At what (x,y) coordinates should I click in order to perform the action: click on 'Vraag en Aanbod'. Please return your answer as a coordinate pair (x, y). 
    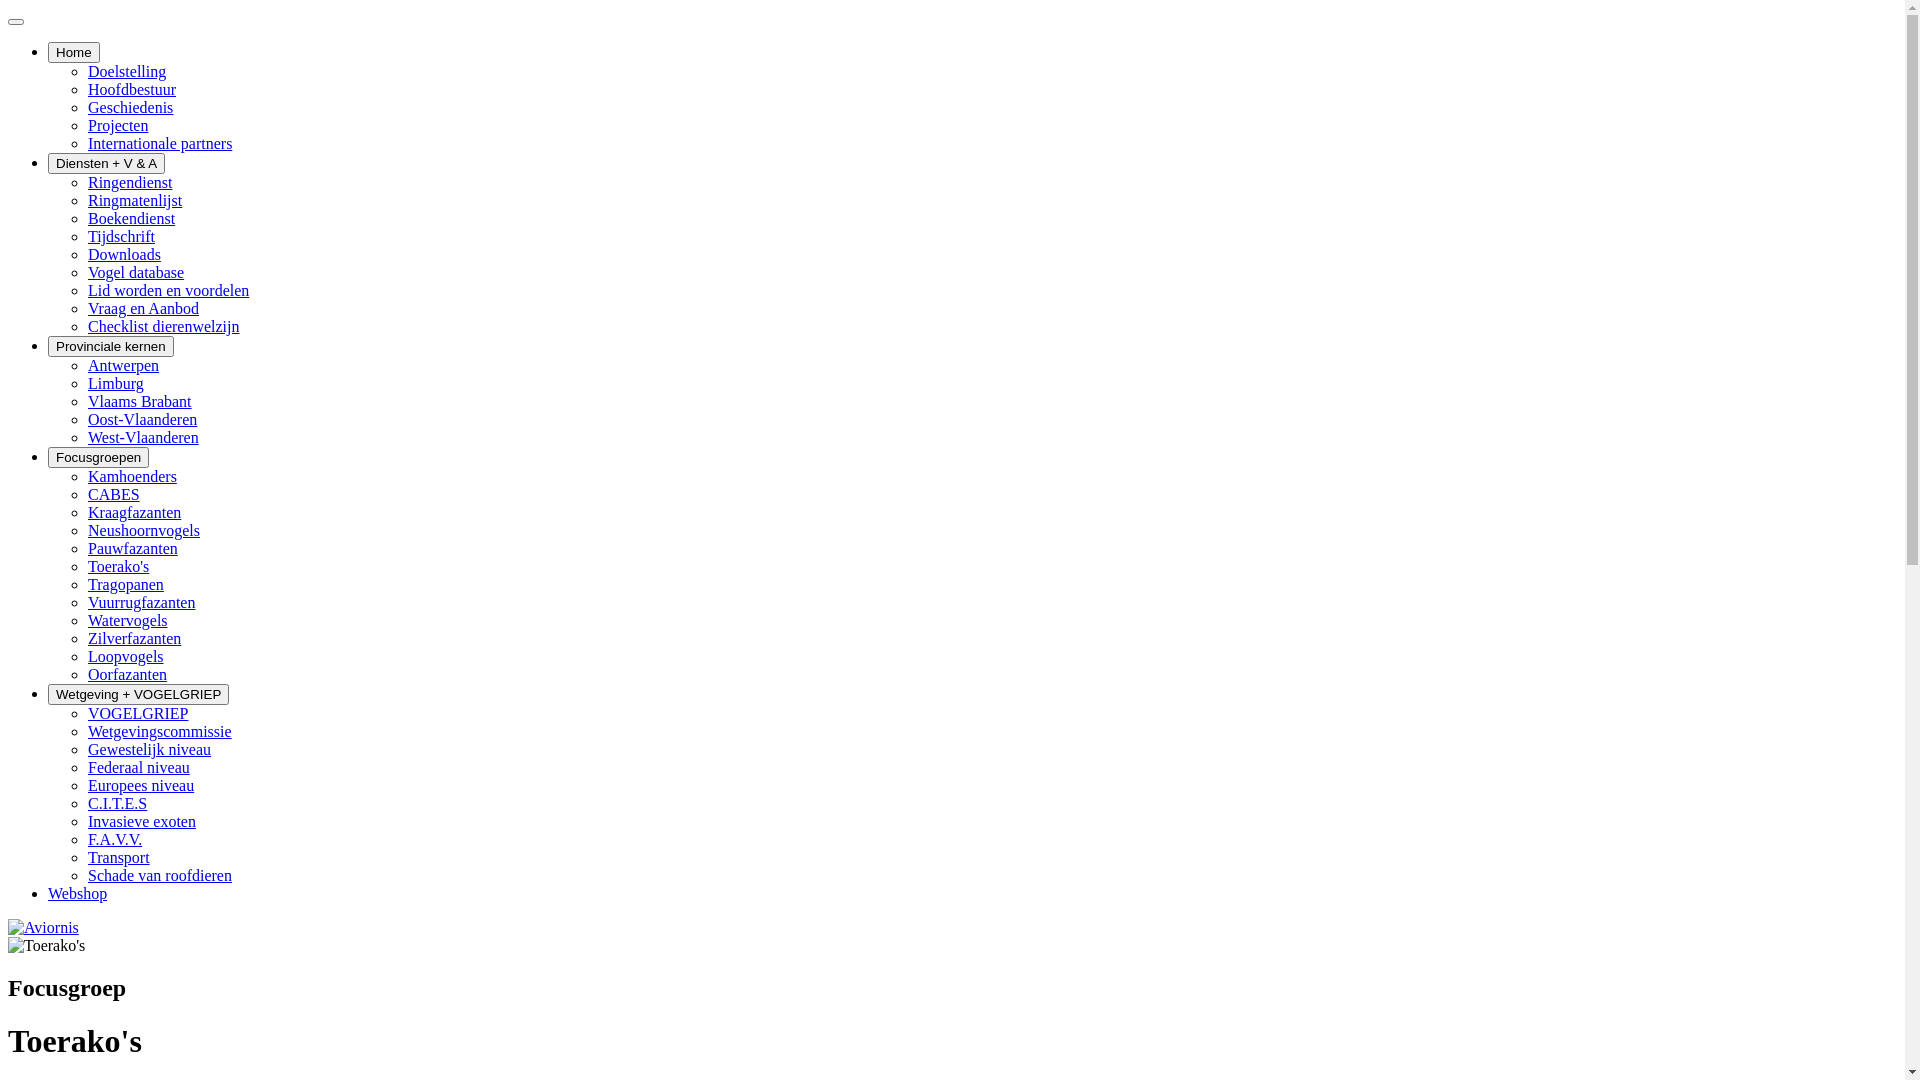
    Looking at the image, I should click on (142, 308).